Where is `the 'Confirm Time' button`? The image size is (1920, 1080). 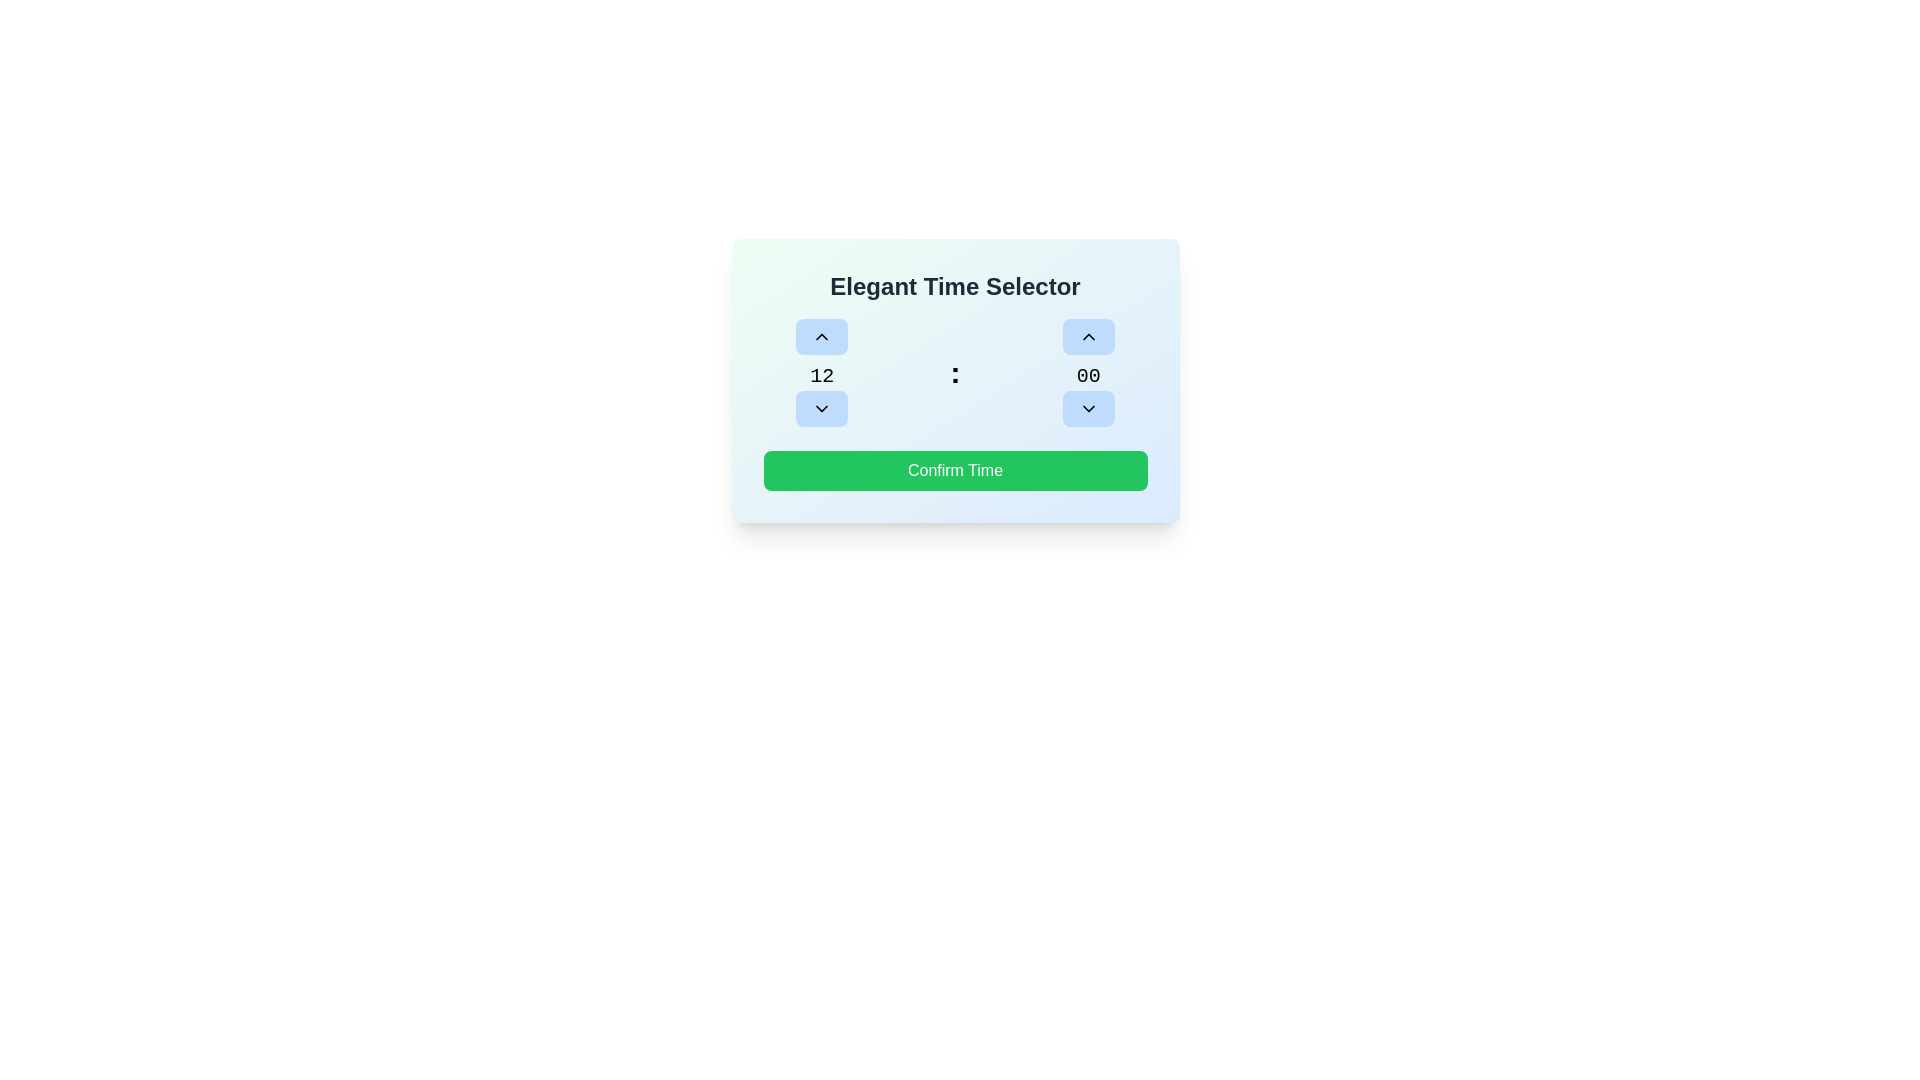 the 'Confirm Time' button is located at coordinates (954, 470).